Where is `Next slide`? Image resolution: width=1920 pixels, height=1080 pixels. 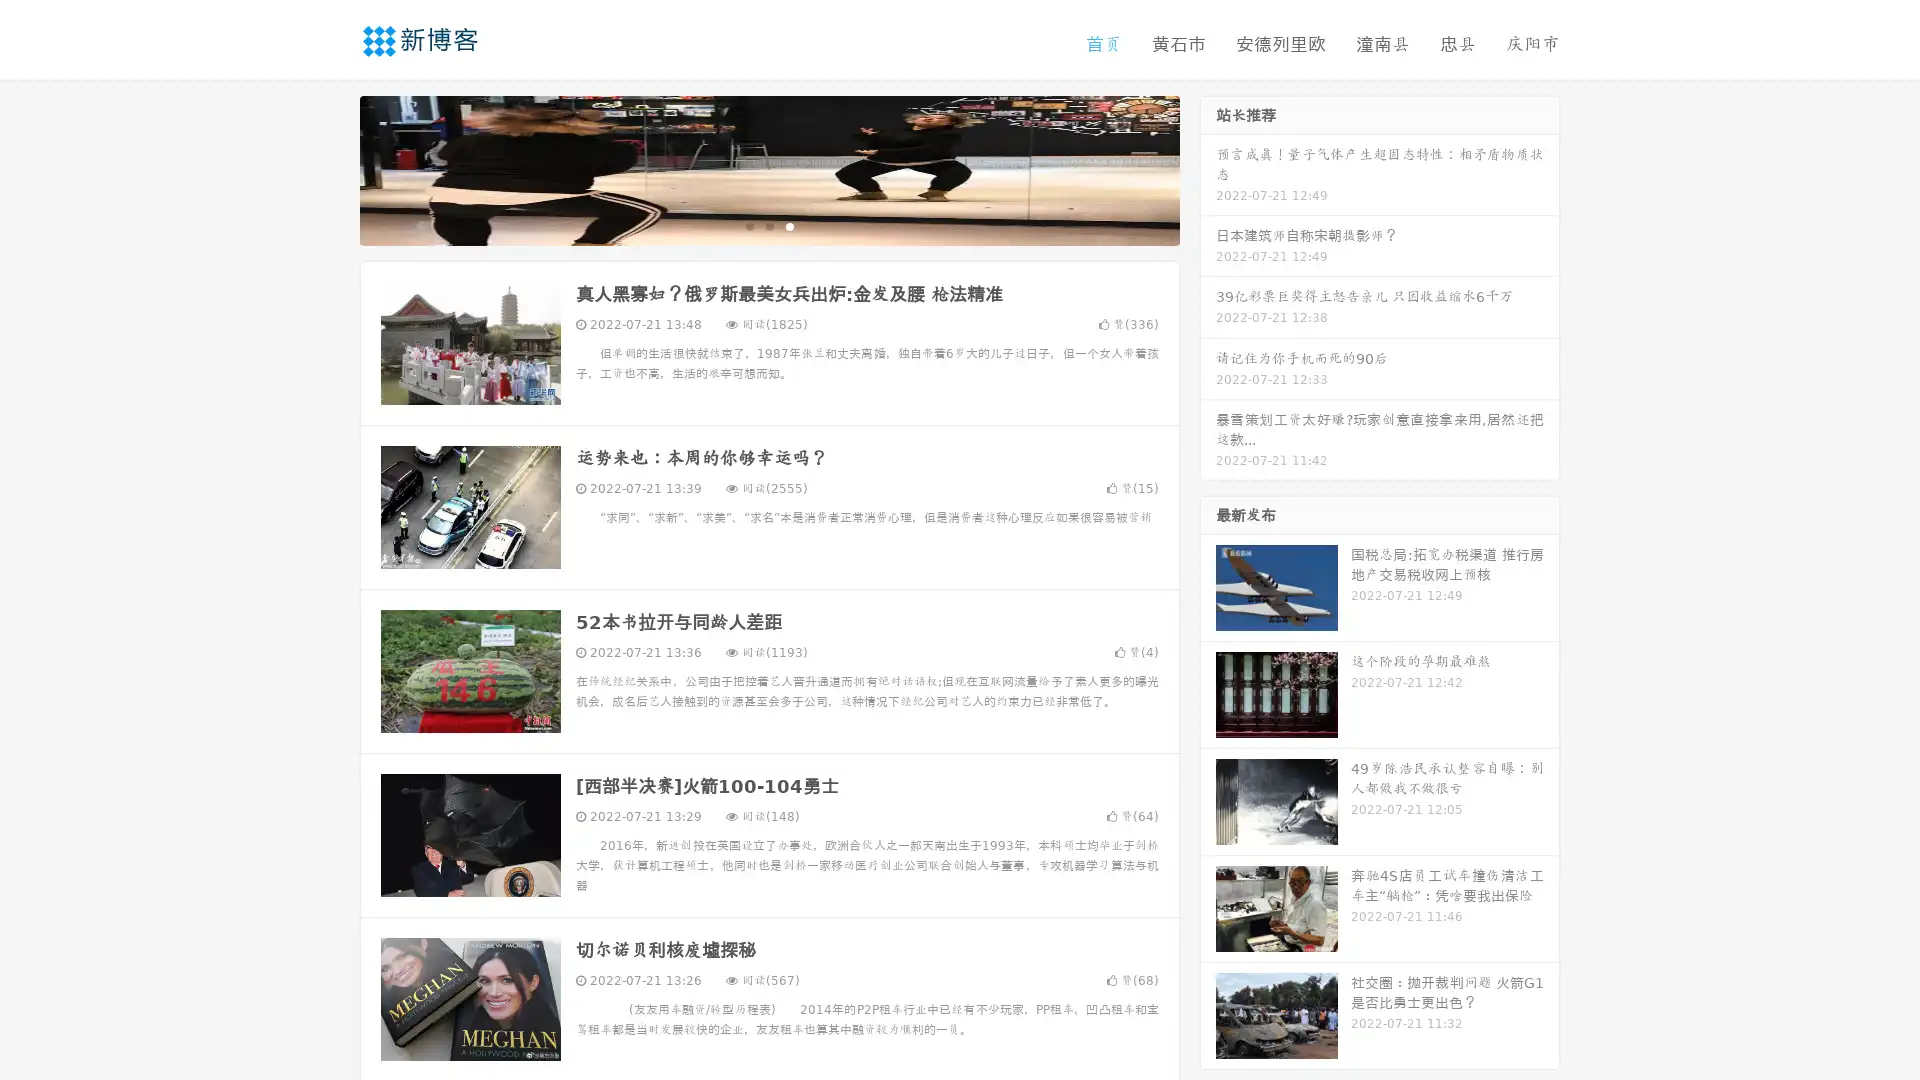
Next slide is located at coordinates (1208, 168).